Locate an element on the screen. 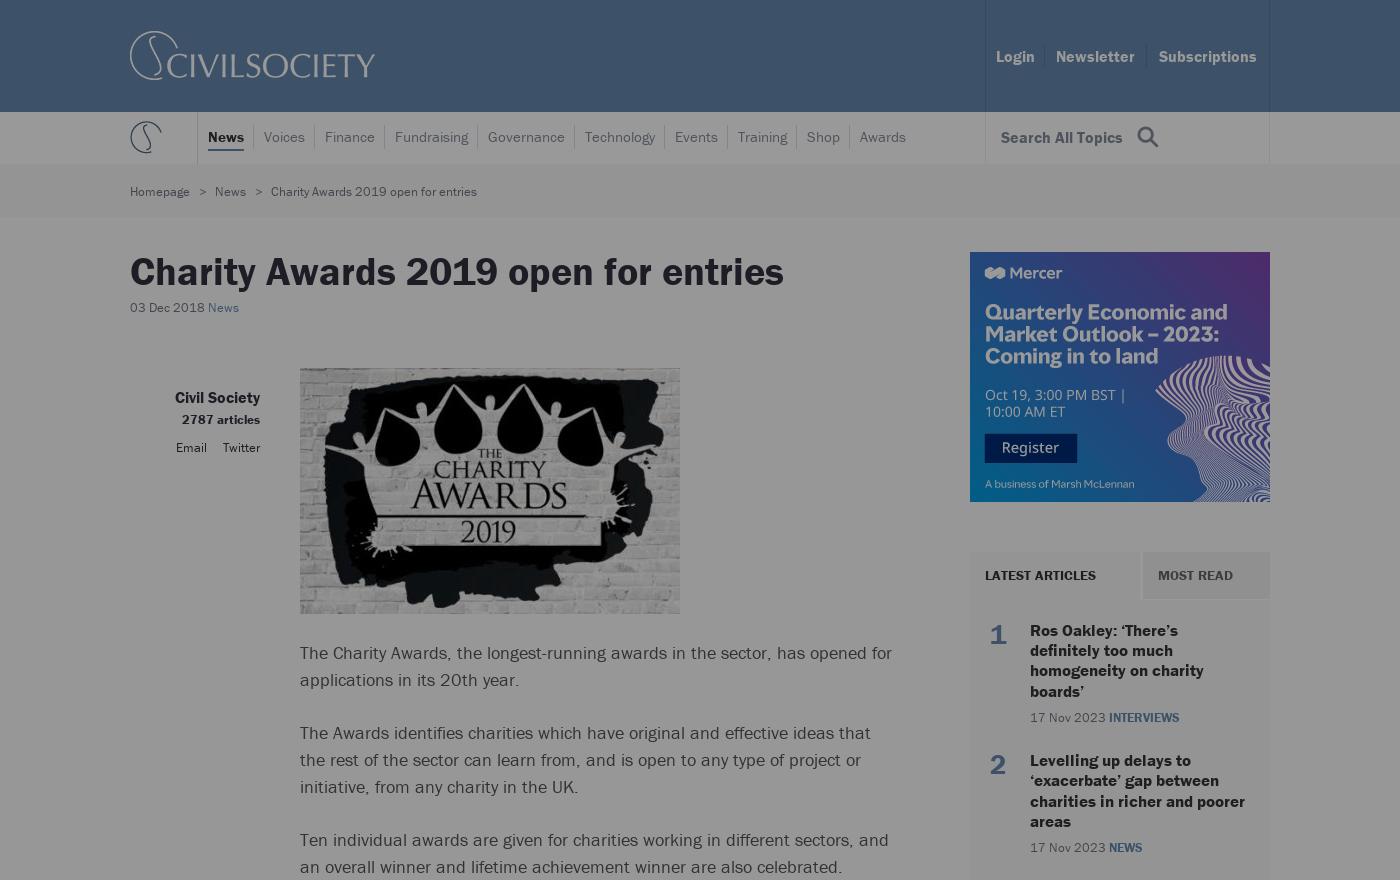 The width and height of the screenshot is (1400, 880). 'Newsletter' is located at coordinates (1094, 55).